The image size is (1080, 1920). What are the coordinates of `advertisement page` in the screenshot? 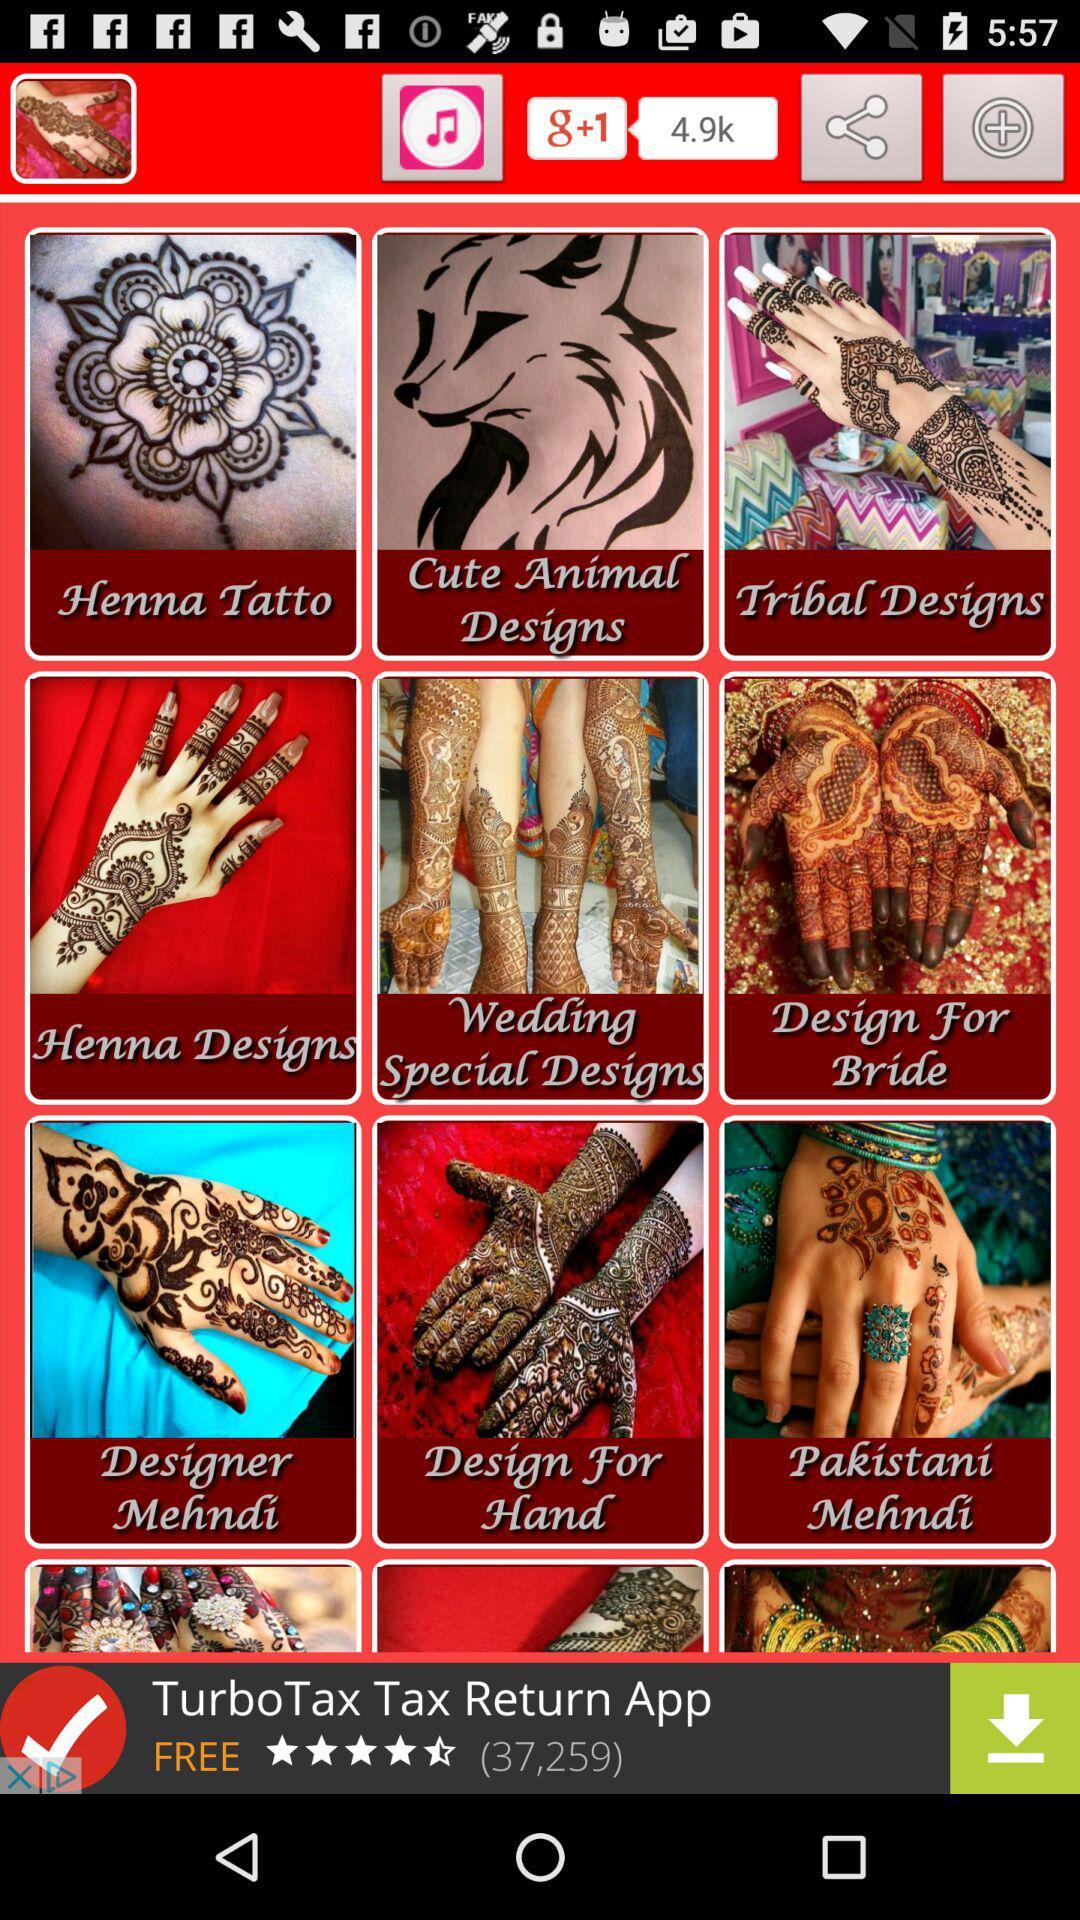 It's located at (540, 1727).